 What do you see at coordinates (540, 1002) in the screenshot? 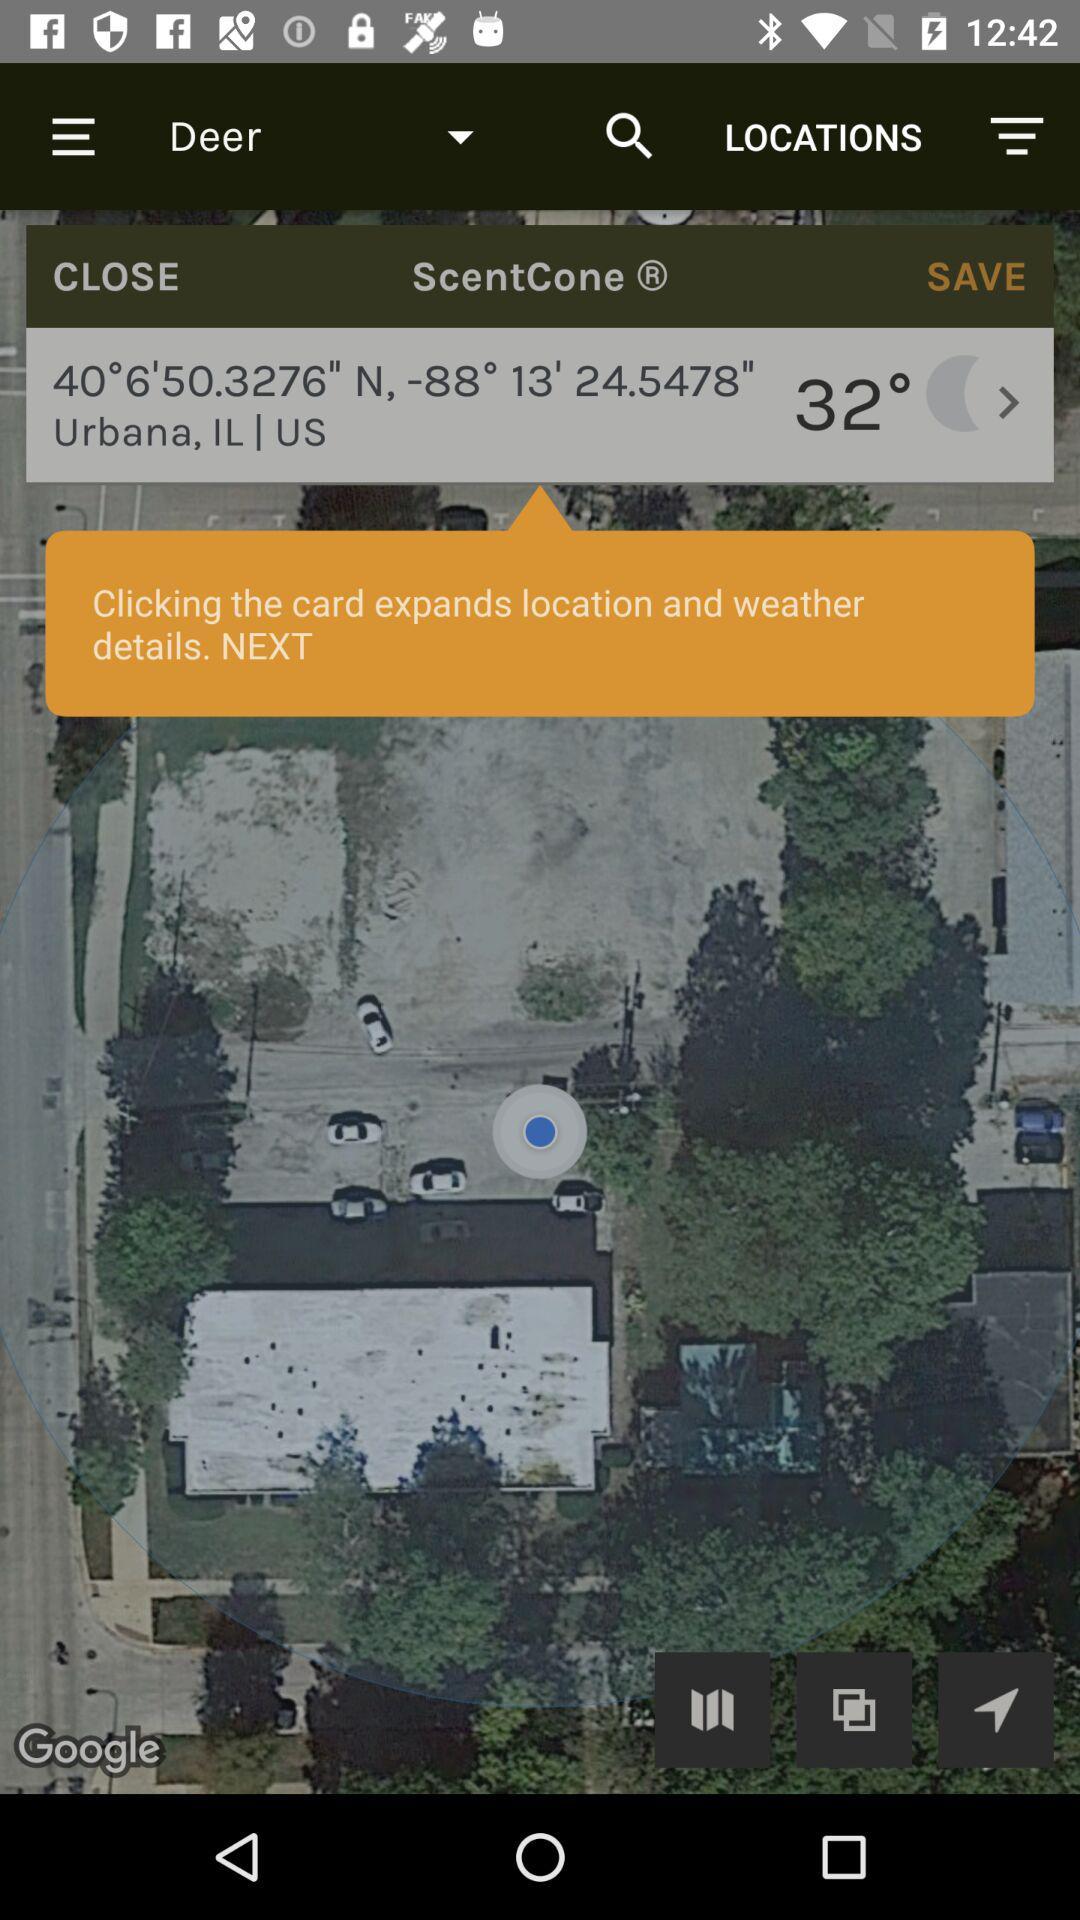
I see `information page` at bounding box center [540, 1002].